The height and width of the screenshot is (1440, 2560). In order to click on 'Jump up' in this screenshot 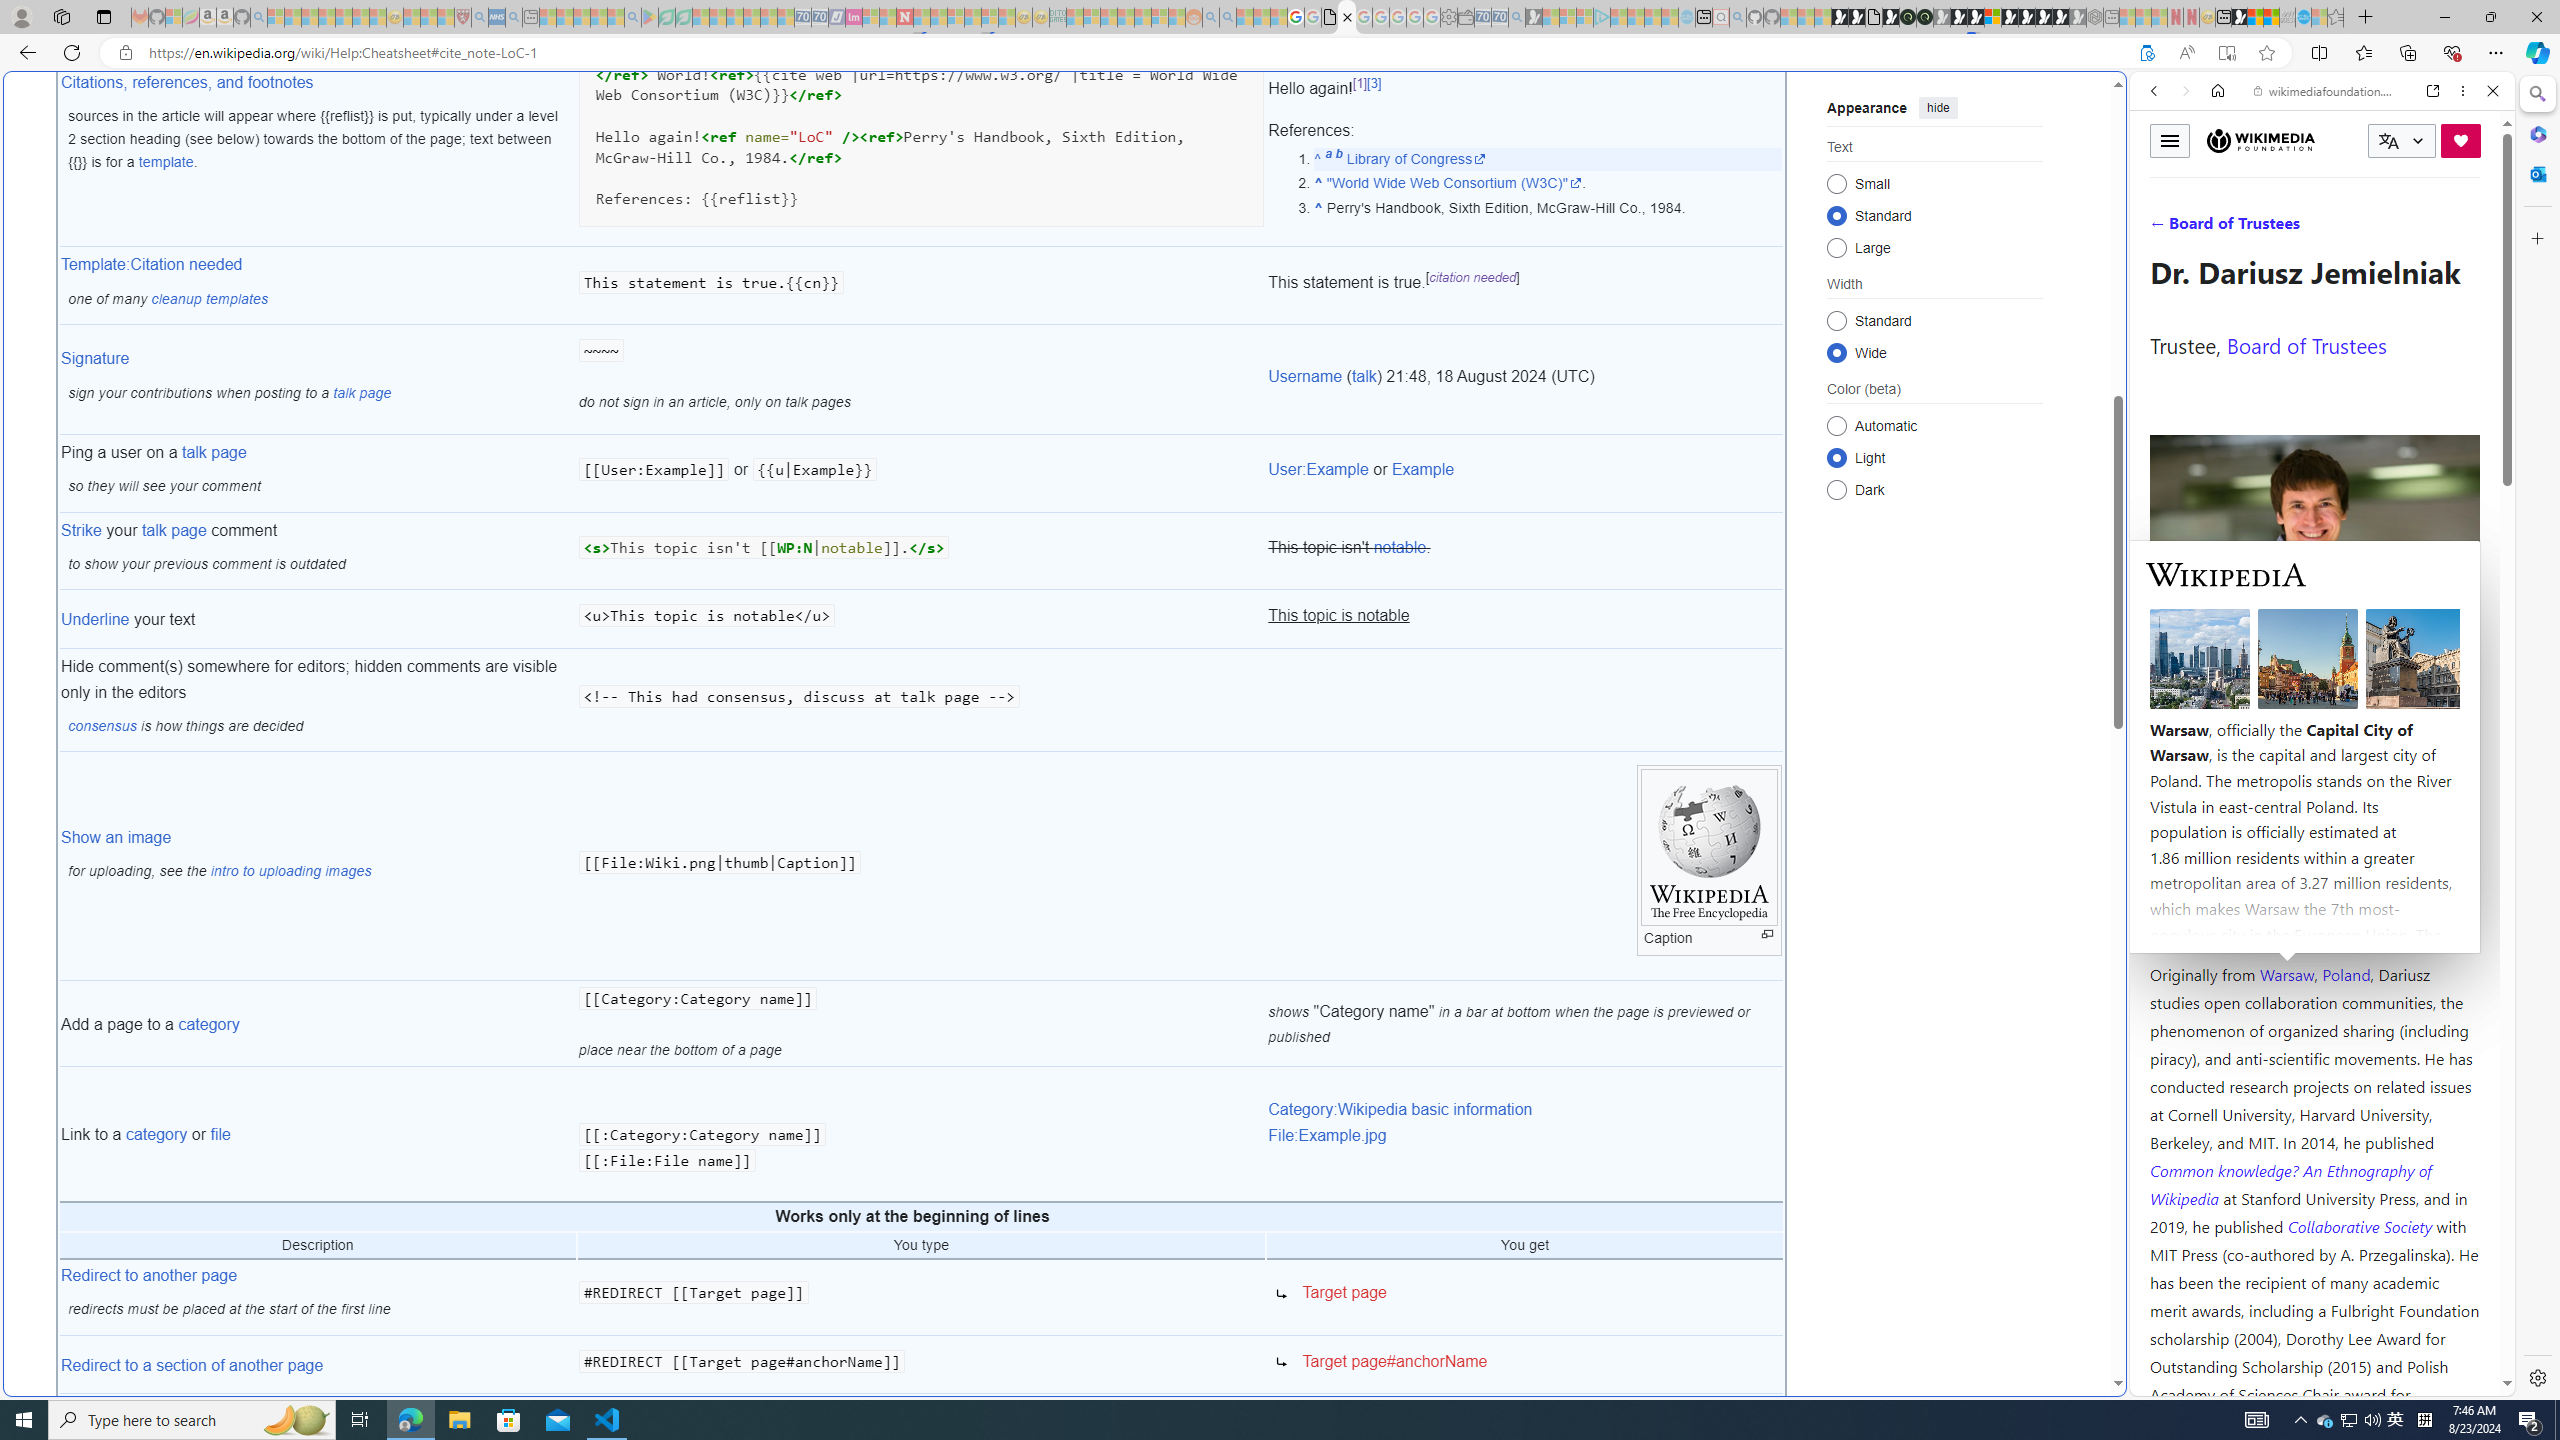, I will do `click(1317, 206)`.